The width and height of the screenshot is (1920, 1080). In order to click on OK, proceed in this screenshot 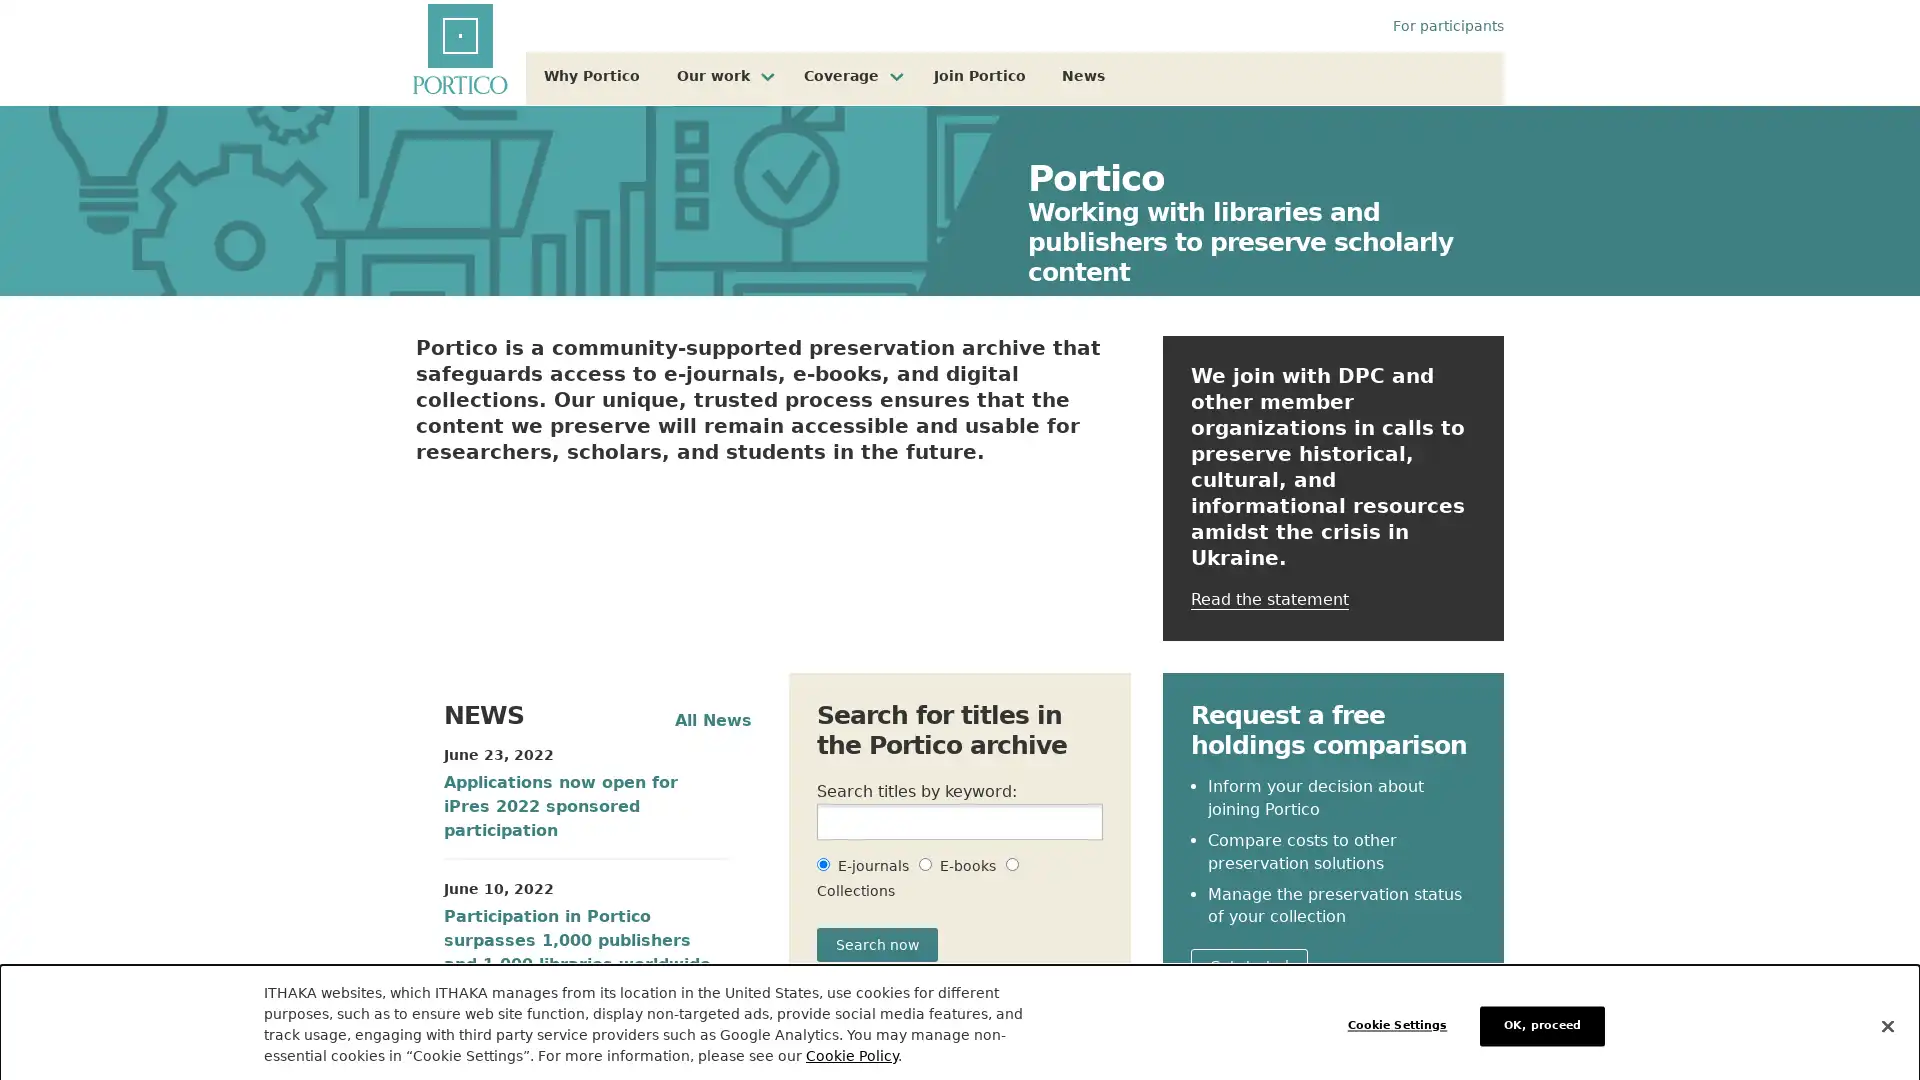, I will do `click(1541, 1015)`.